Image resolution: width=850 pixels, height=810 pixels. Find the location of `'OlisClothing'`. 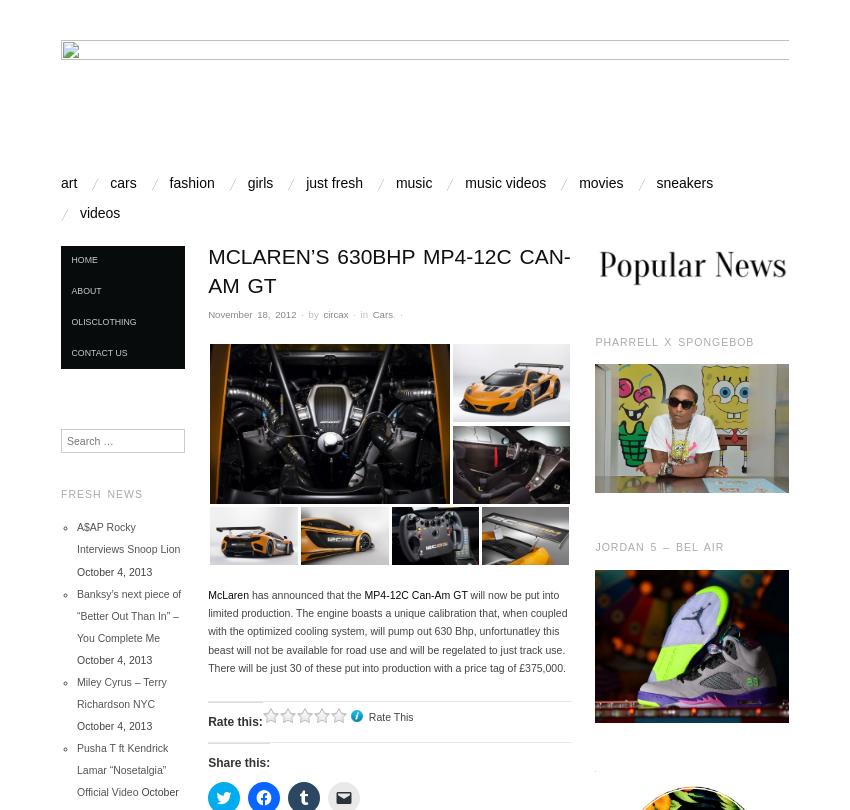

'OlisClothing' is located at coordinates (102, 320).